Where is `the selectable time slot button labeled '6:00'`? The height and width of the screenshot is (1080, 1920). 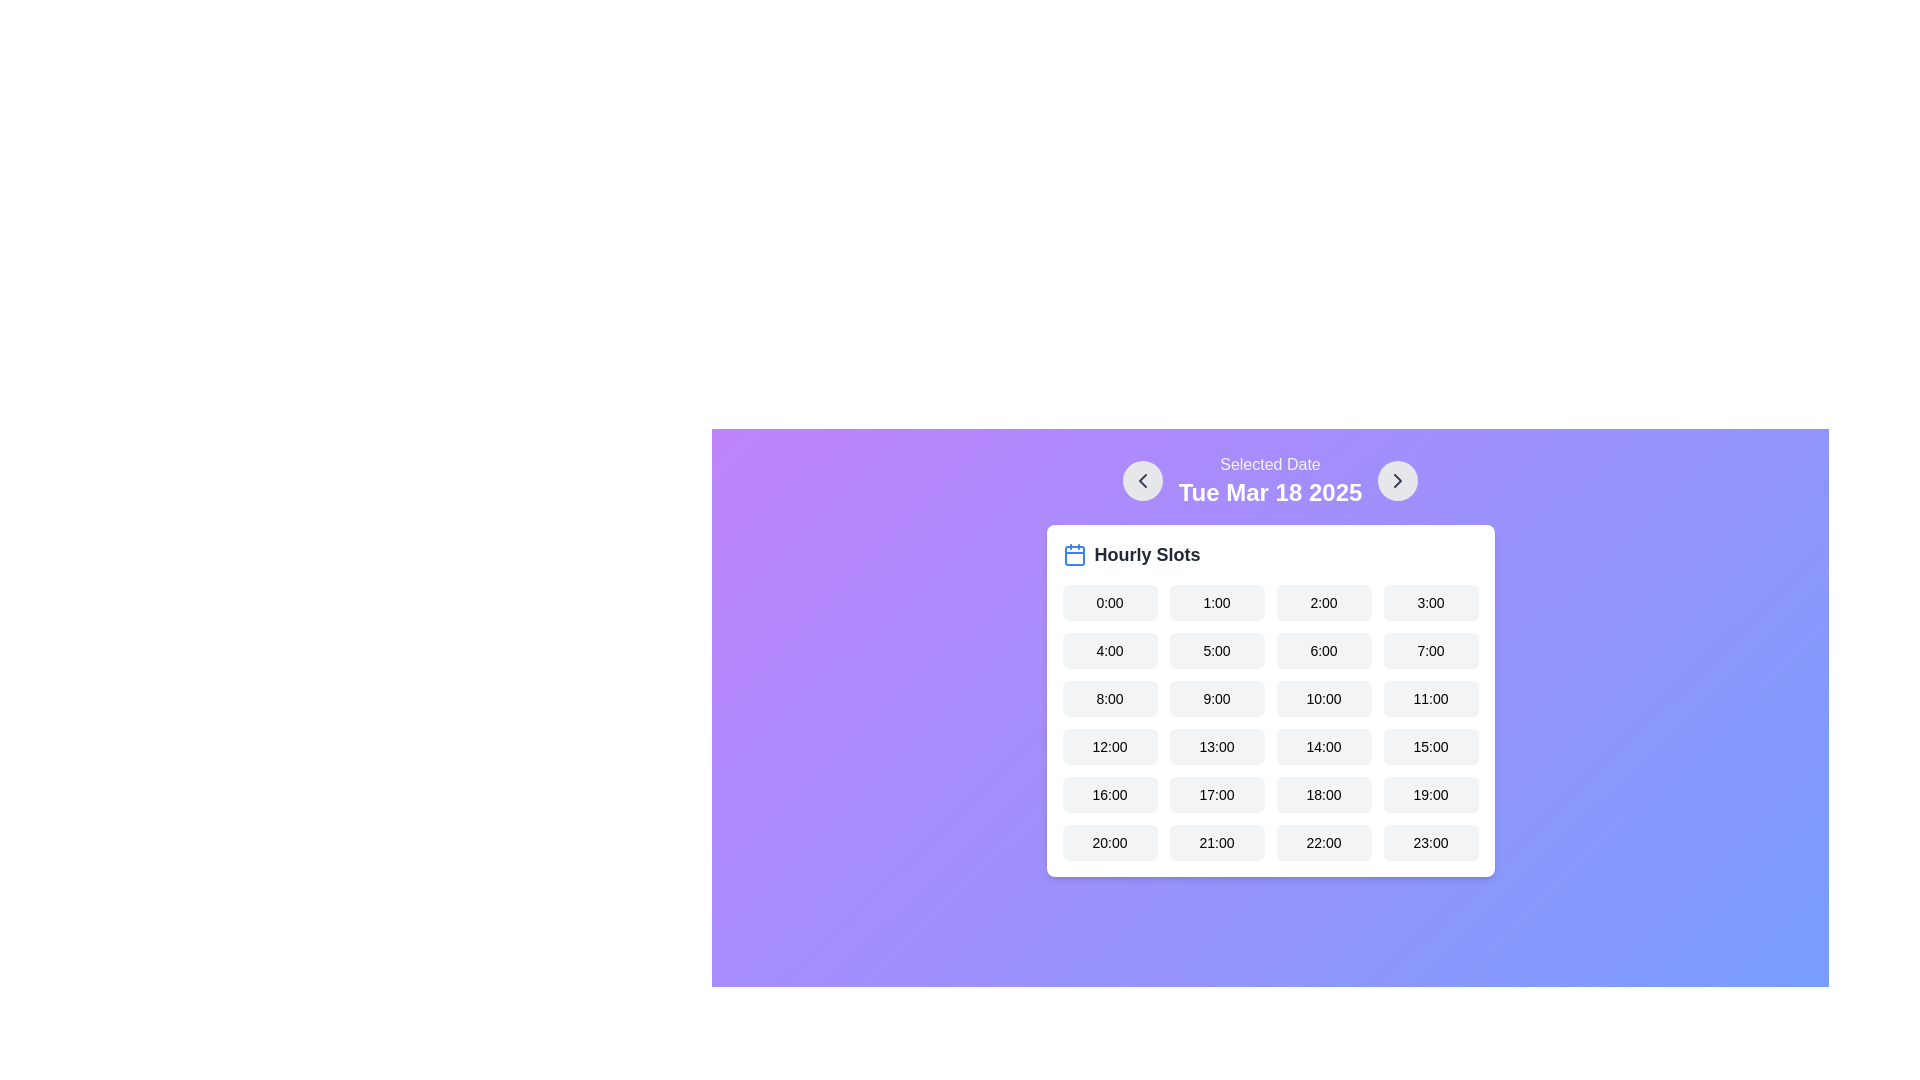 the selectable time slot button labeled '6:00' is located at coordinates (1324, 651).